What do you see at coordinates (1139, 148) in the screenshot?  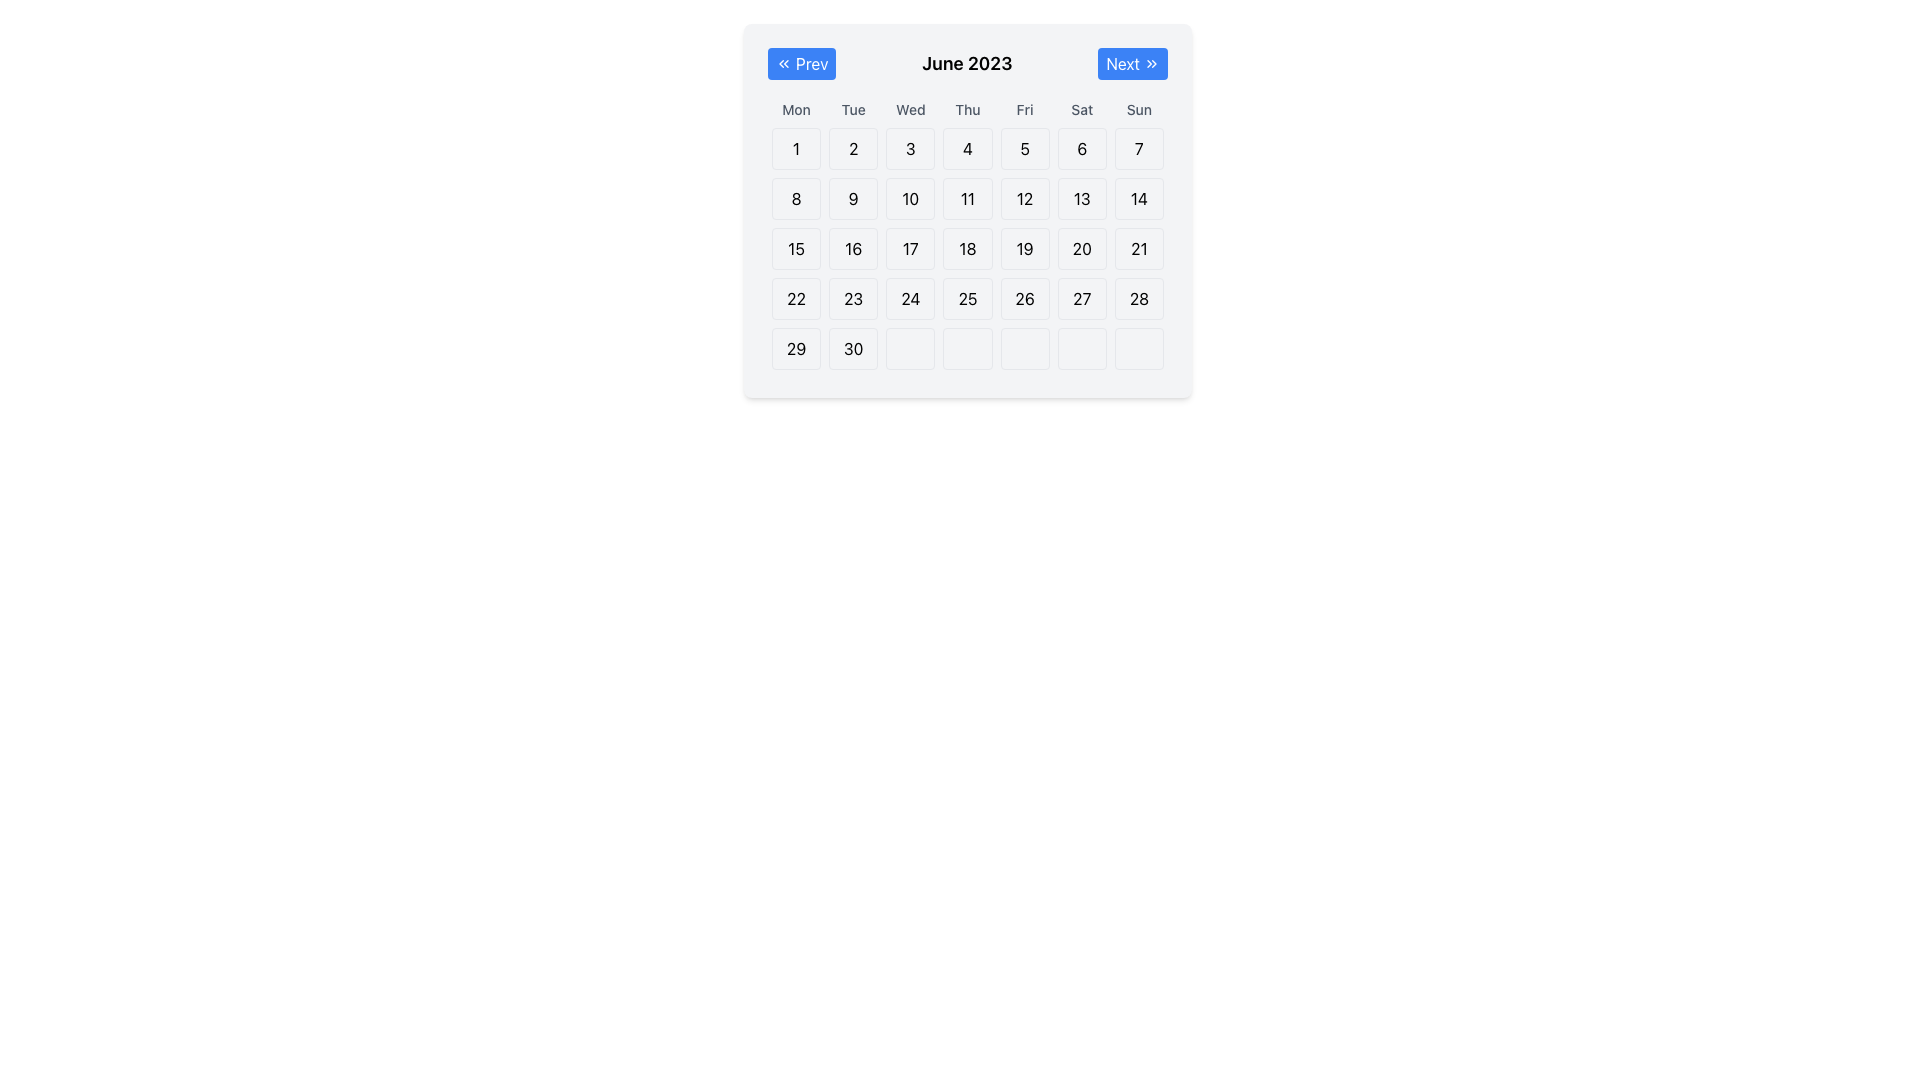 I see `the selectable date button in the top-right corner of the calendar interface` at bounding box center [1139, 148].